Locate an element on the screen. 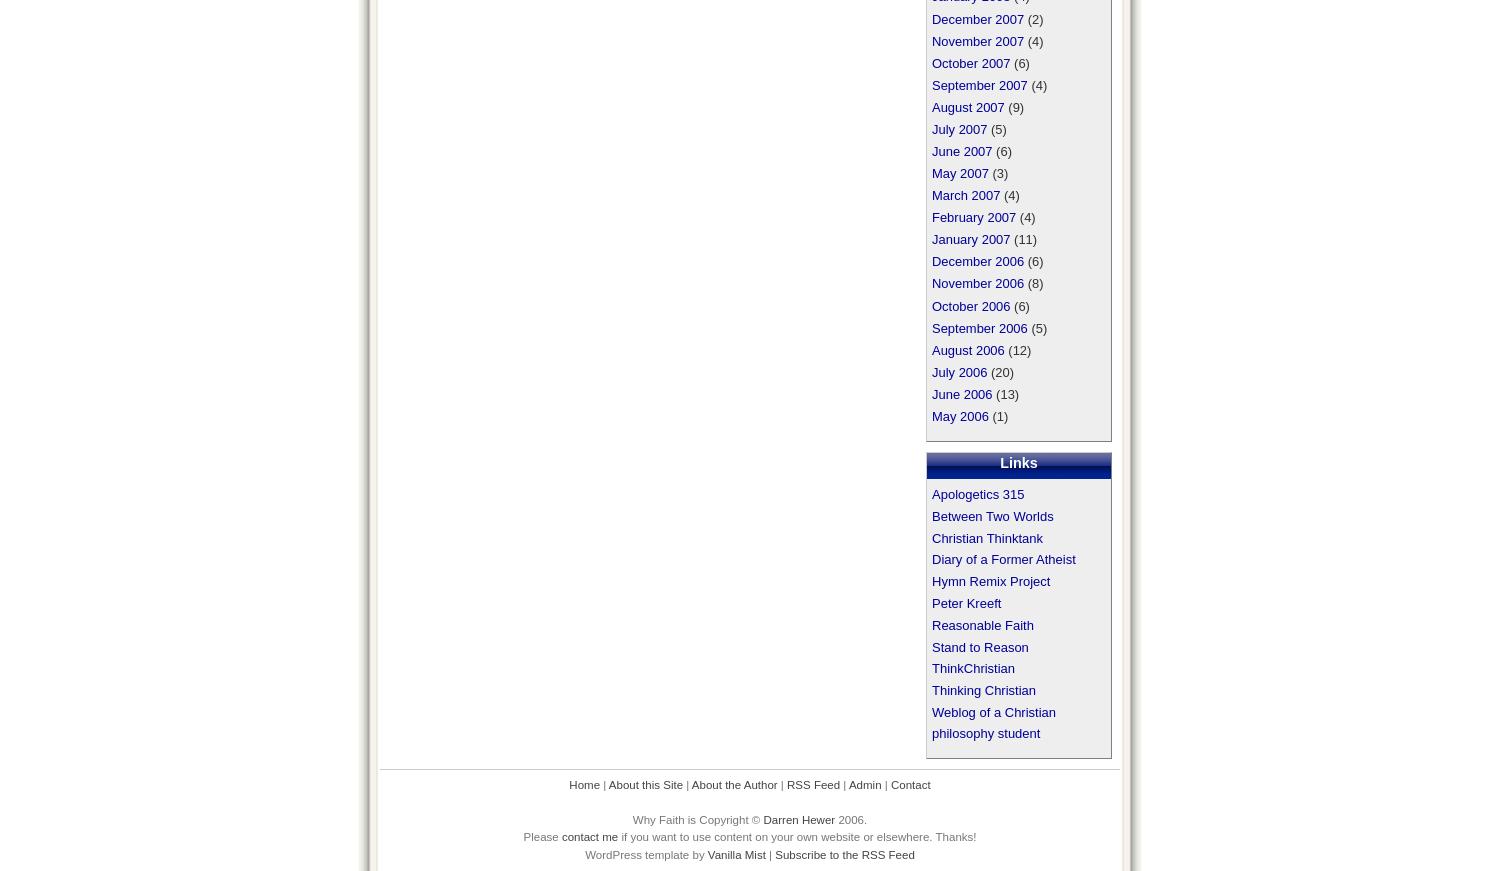  'About this Site' is located at coordinates (606, 785).